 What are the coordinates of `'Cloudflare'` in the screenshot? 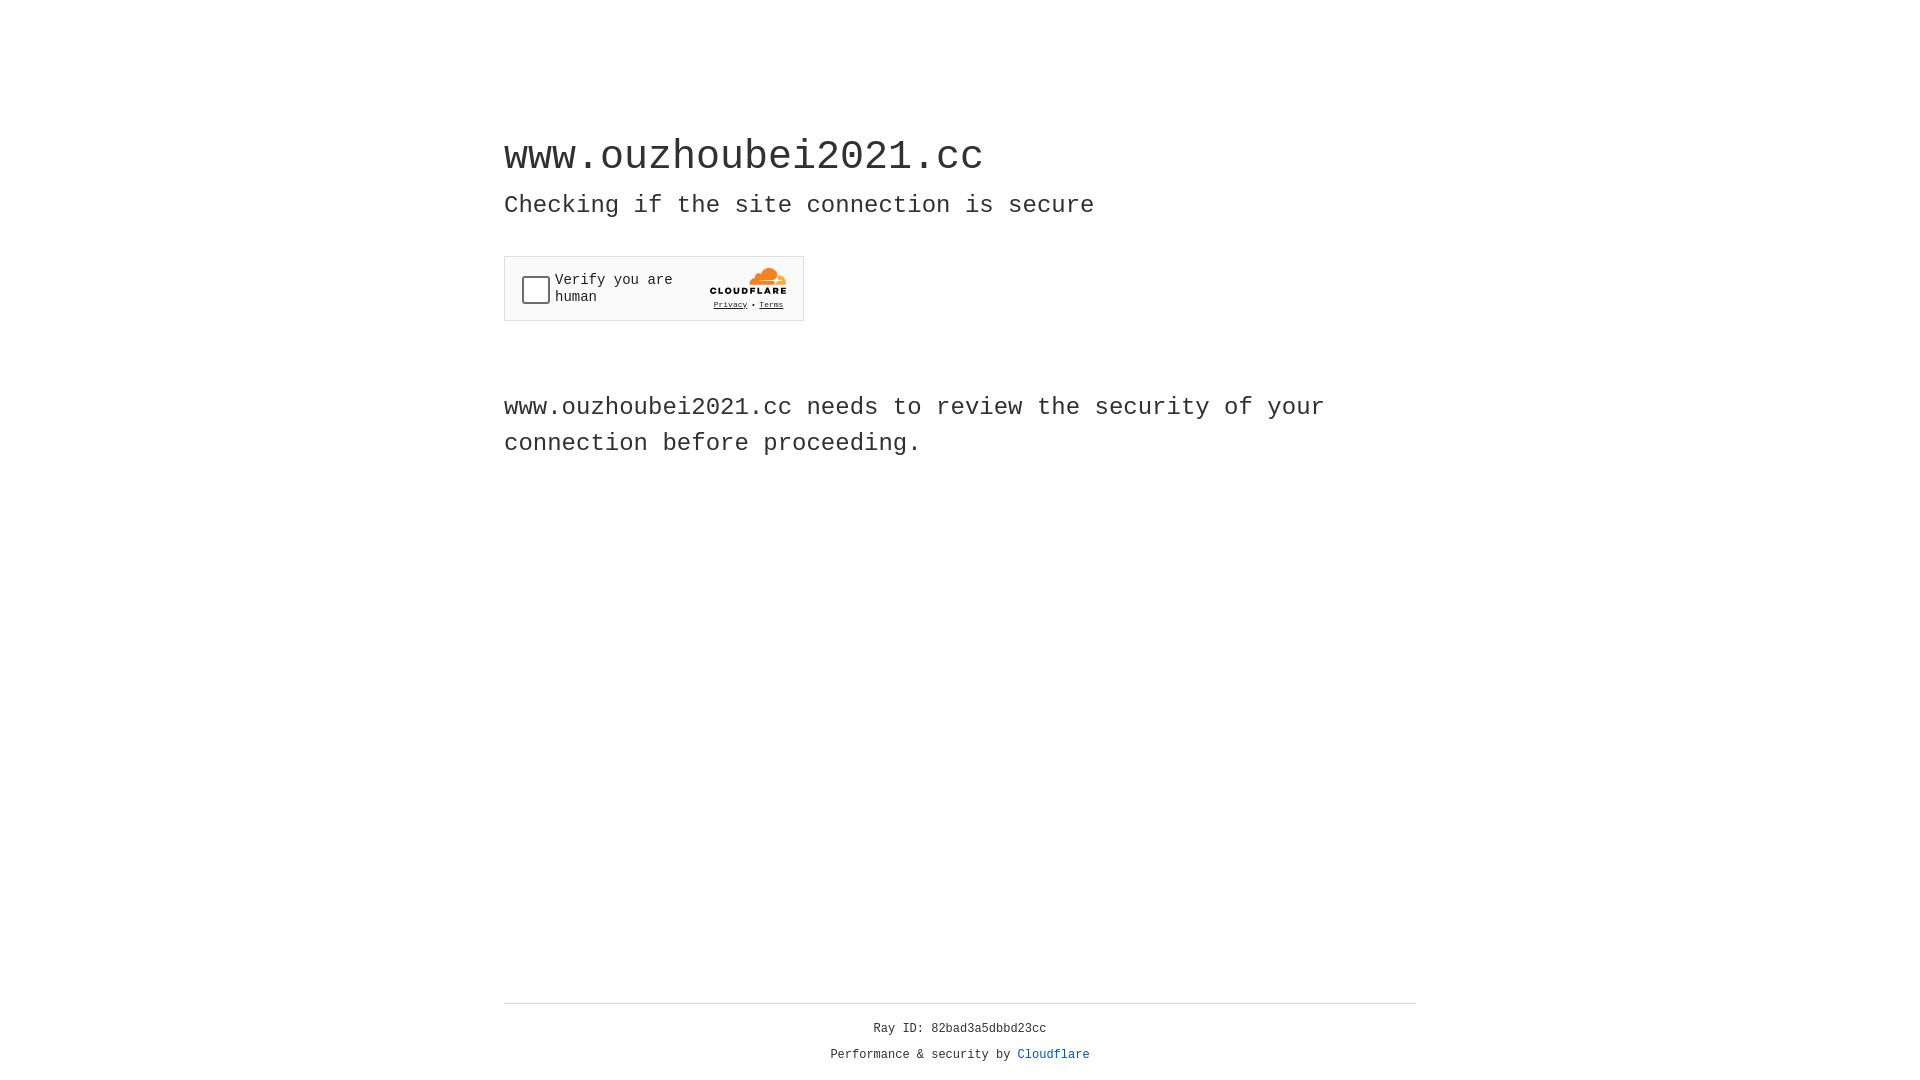 It's located at (1053, 1054).